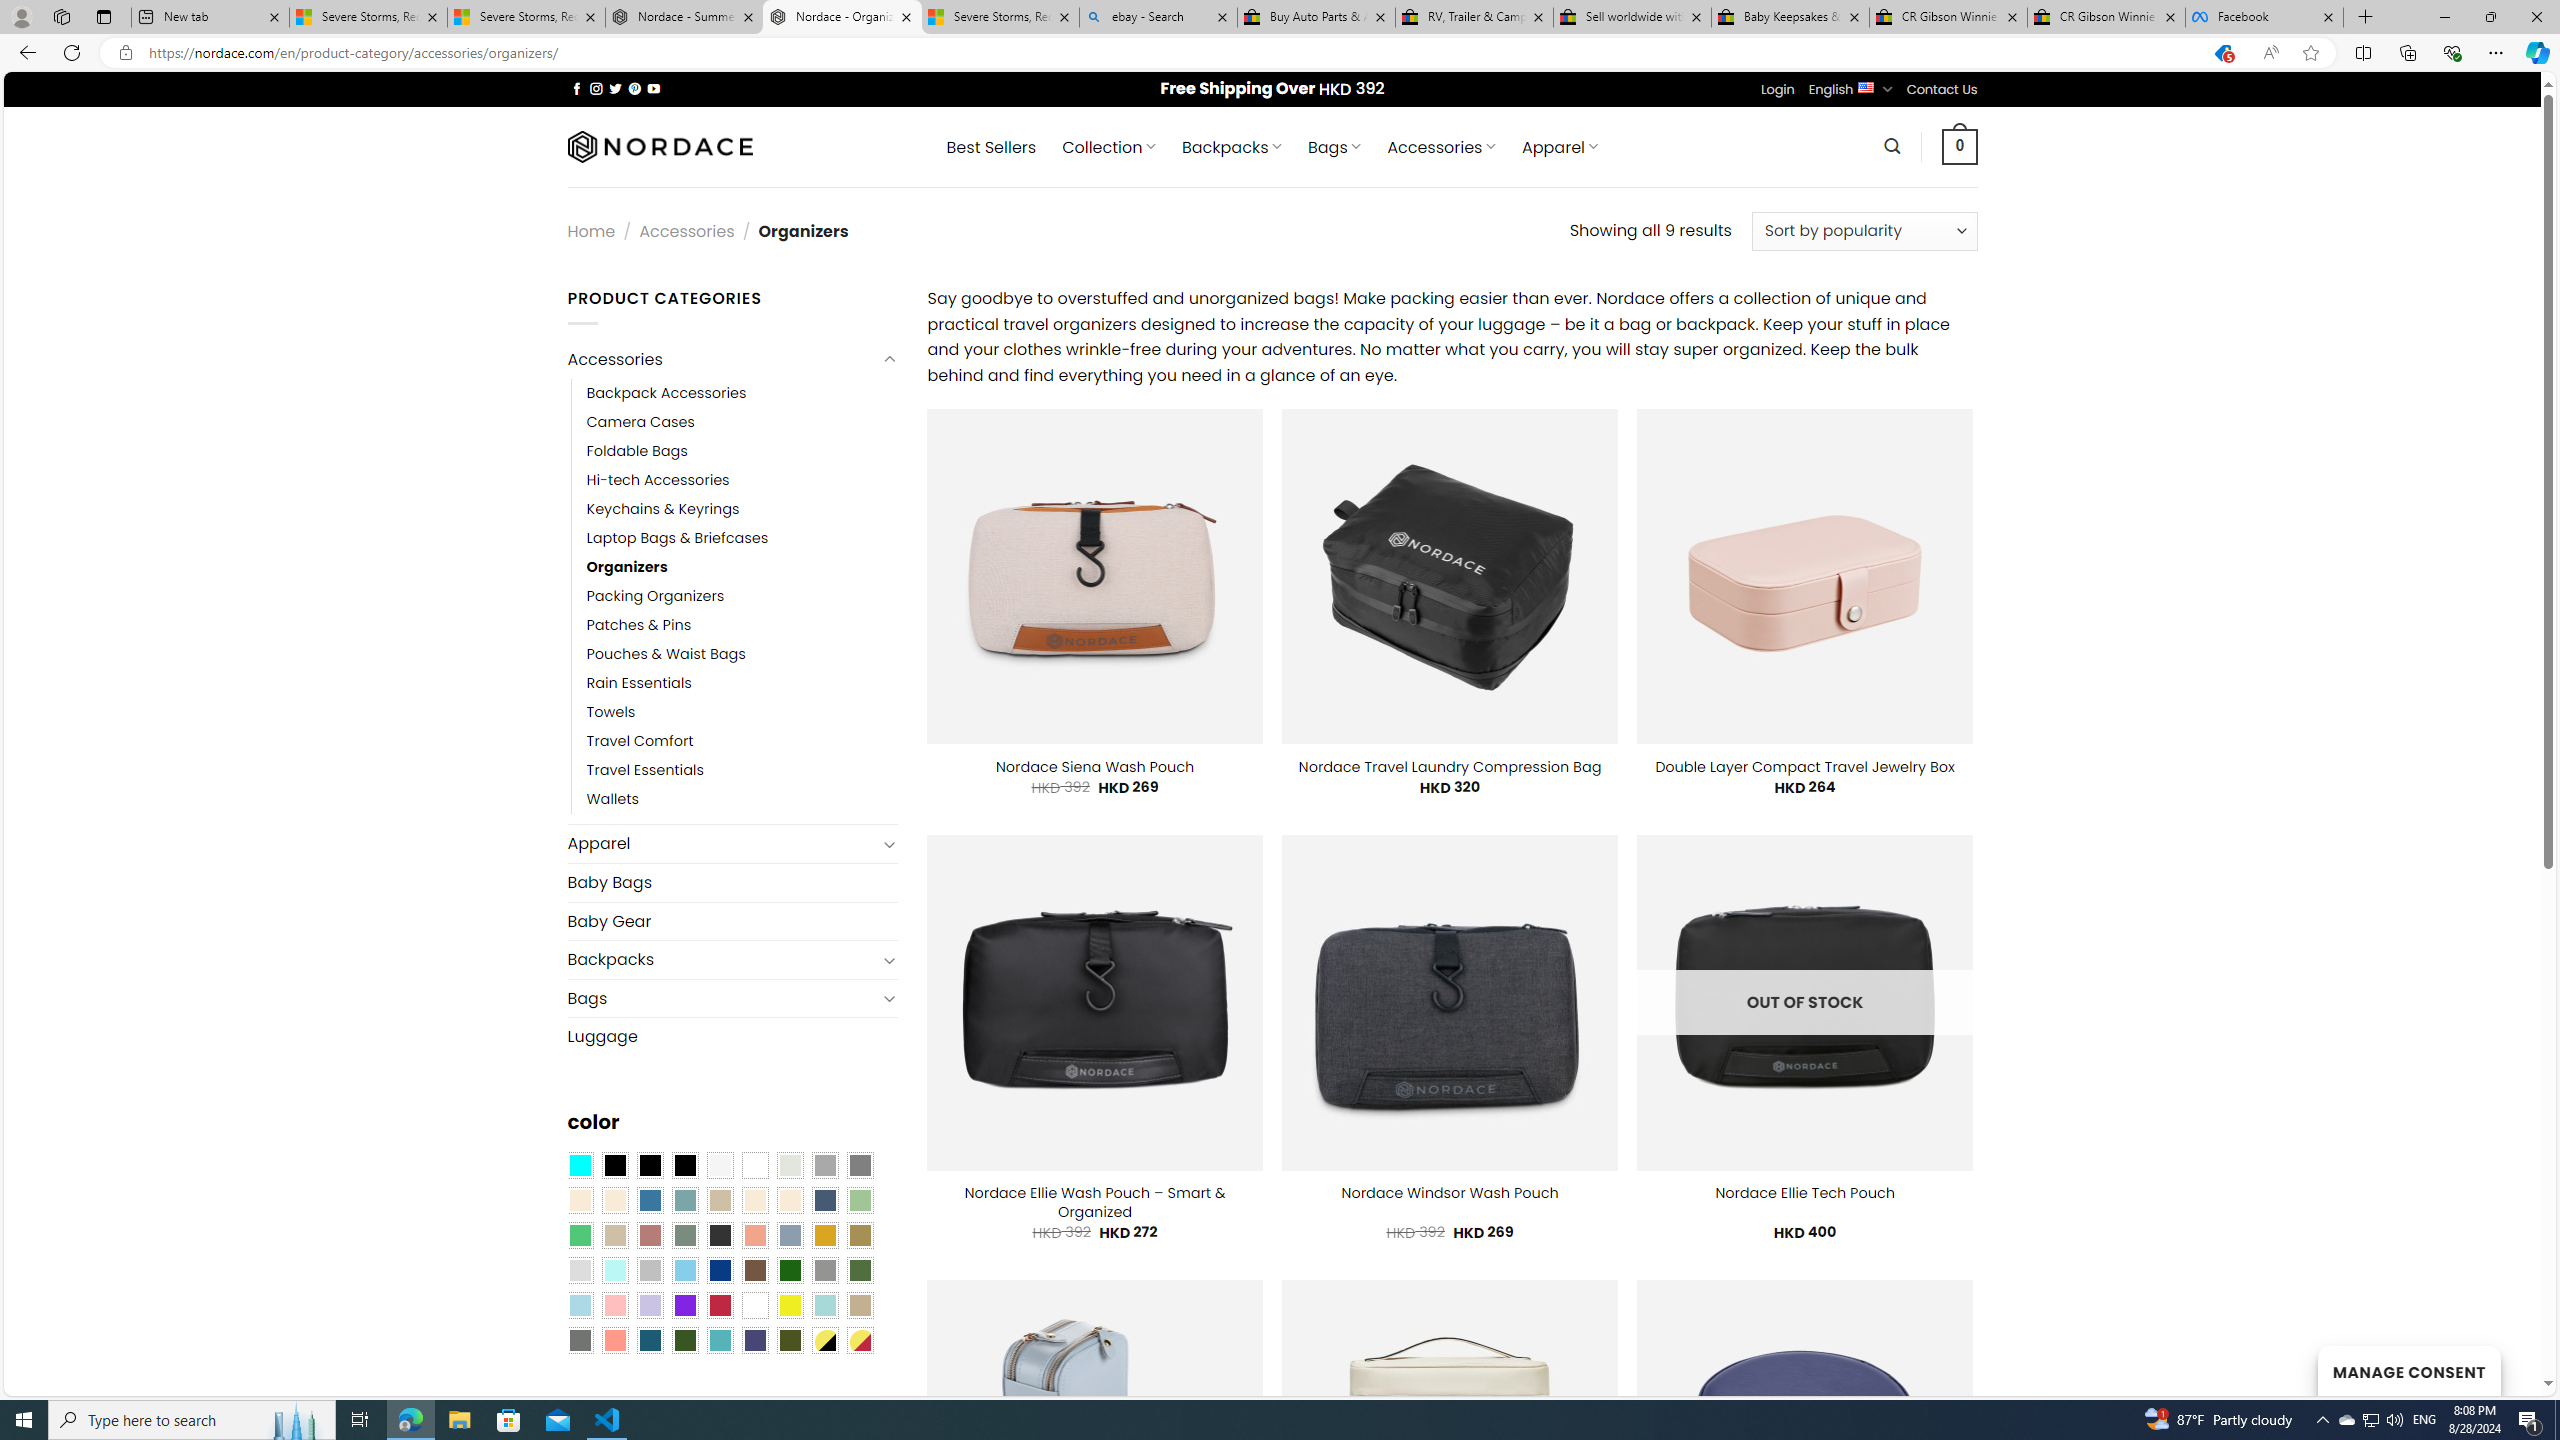 The image size is (2560, 1440). What do you see at coordinates (61, 16) in the screenshot?
I see `'Workspaces'` at bounding box center [61, 16].